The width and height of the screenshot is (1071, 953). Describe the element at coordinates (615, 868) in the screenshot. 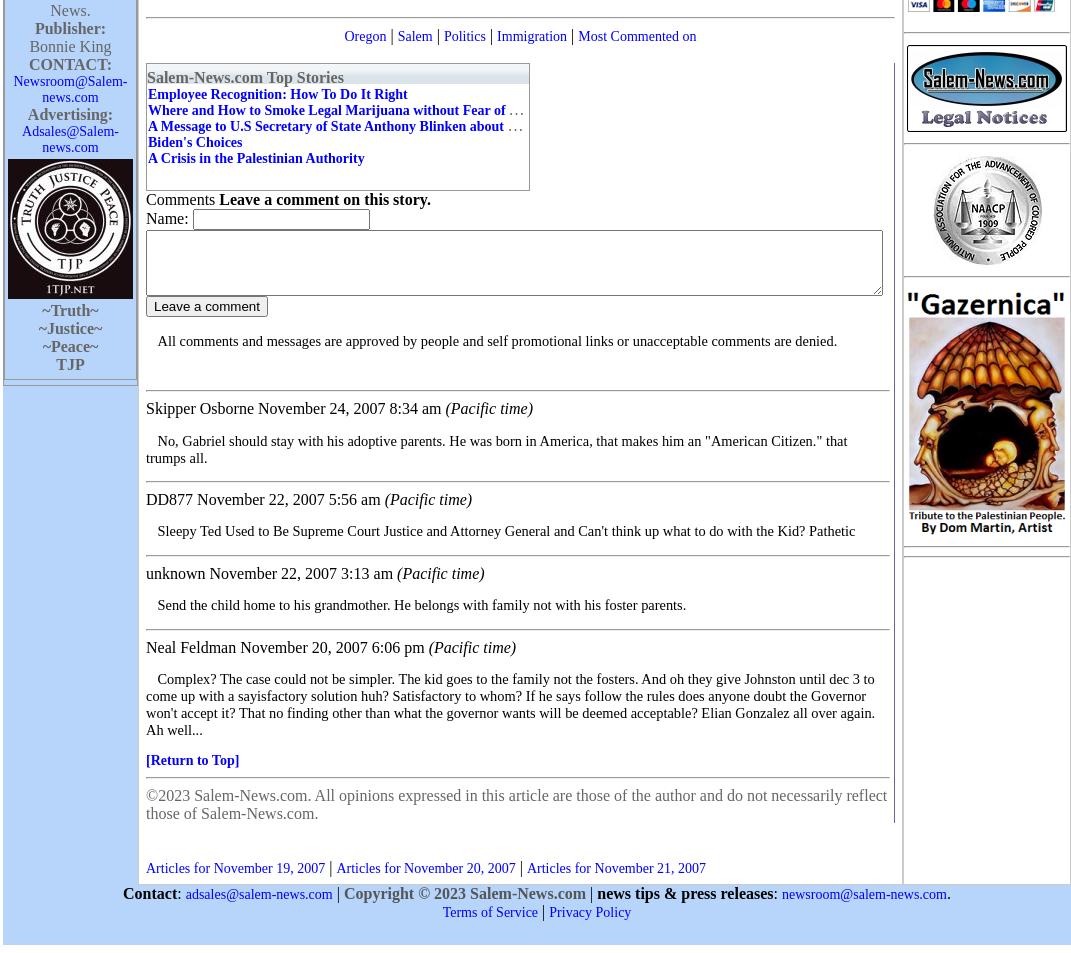

I see `'Articles for November 21, 2007'` at that location.